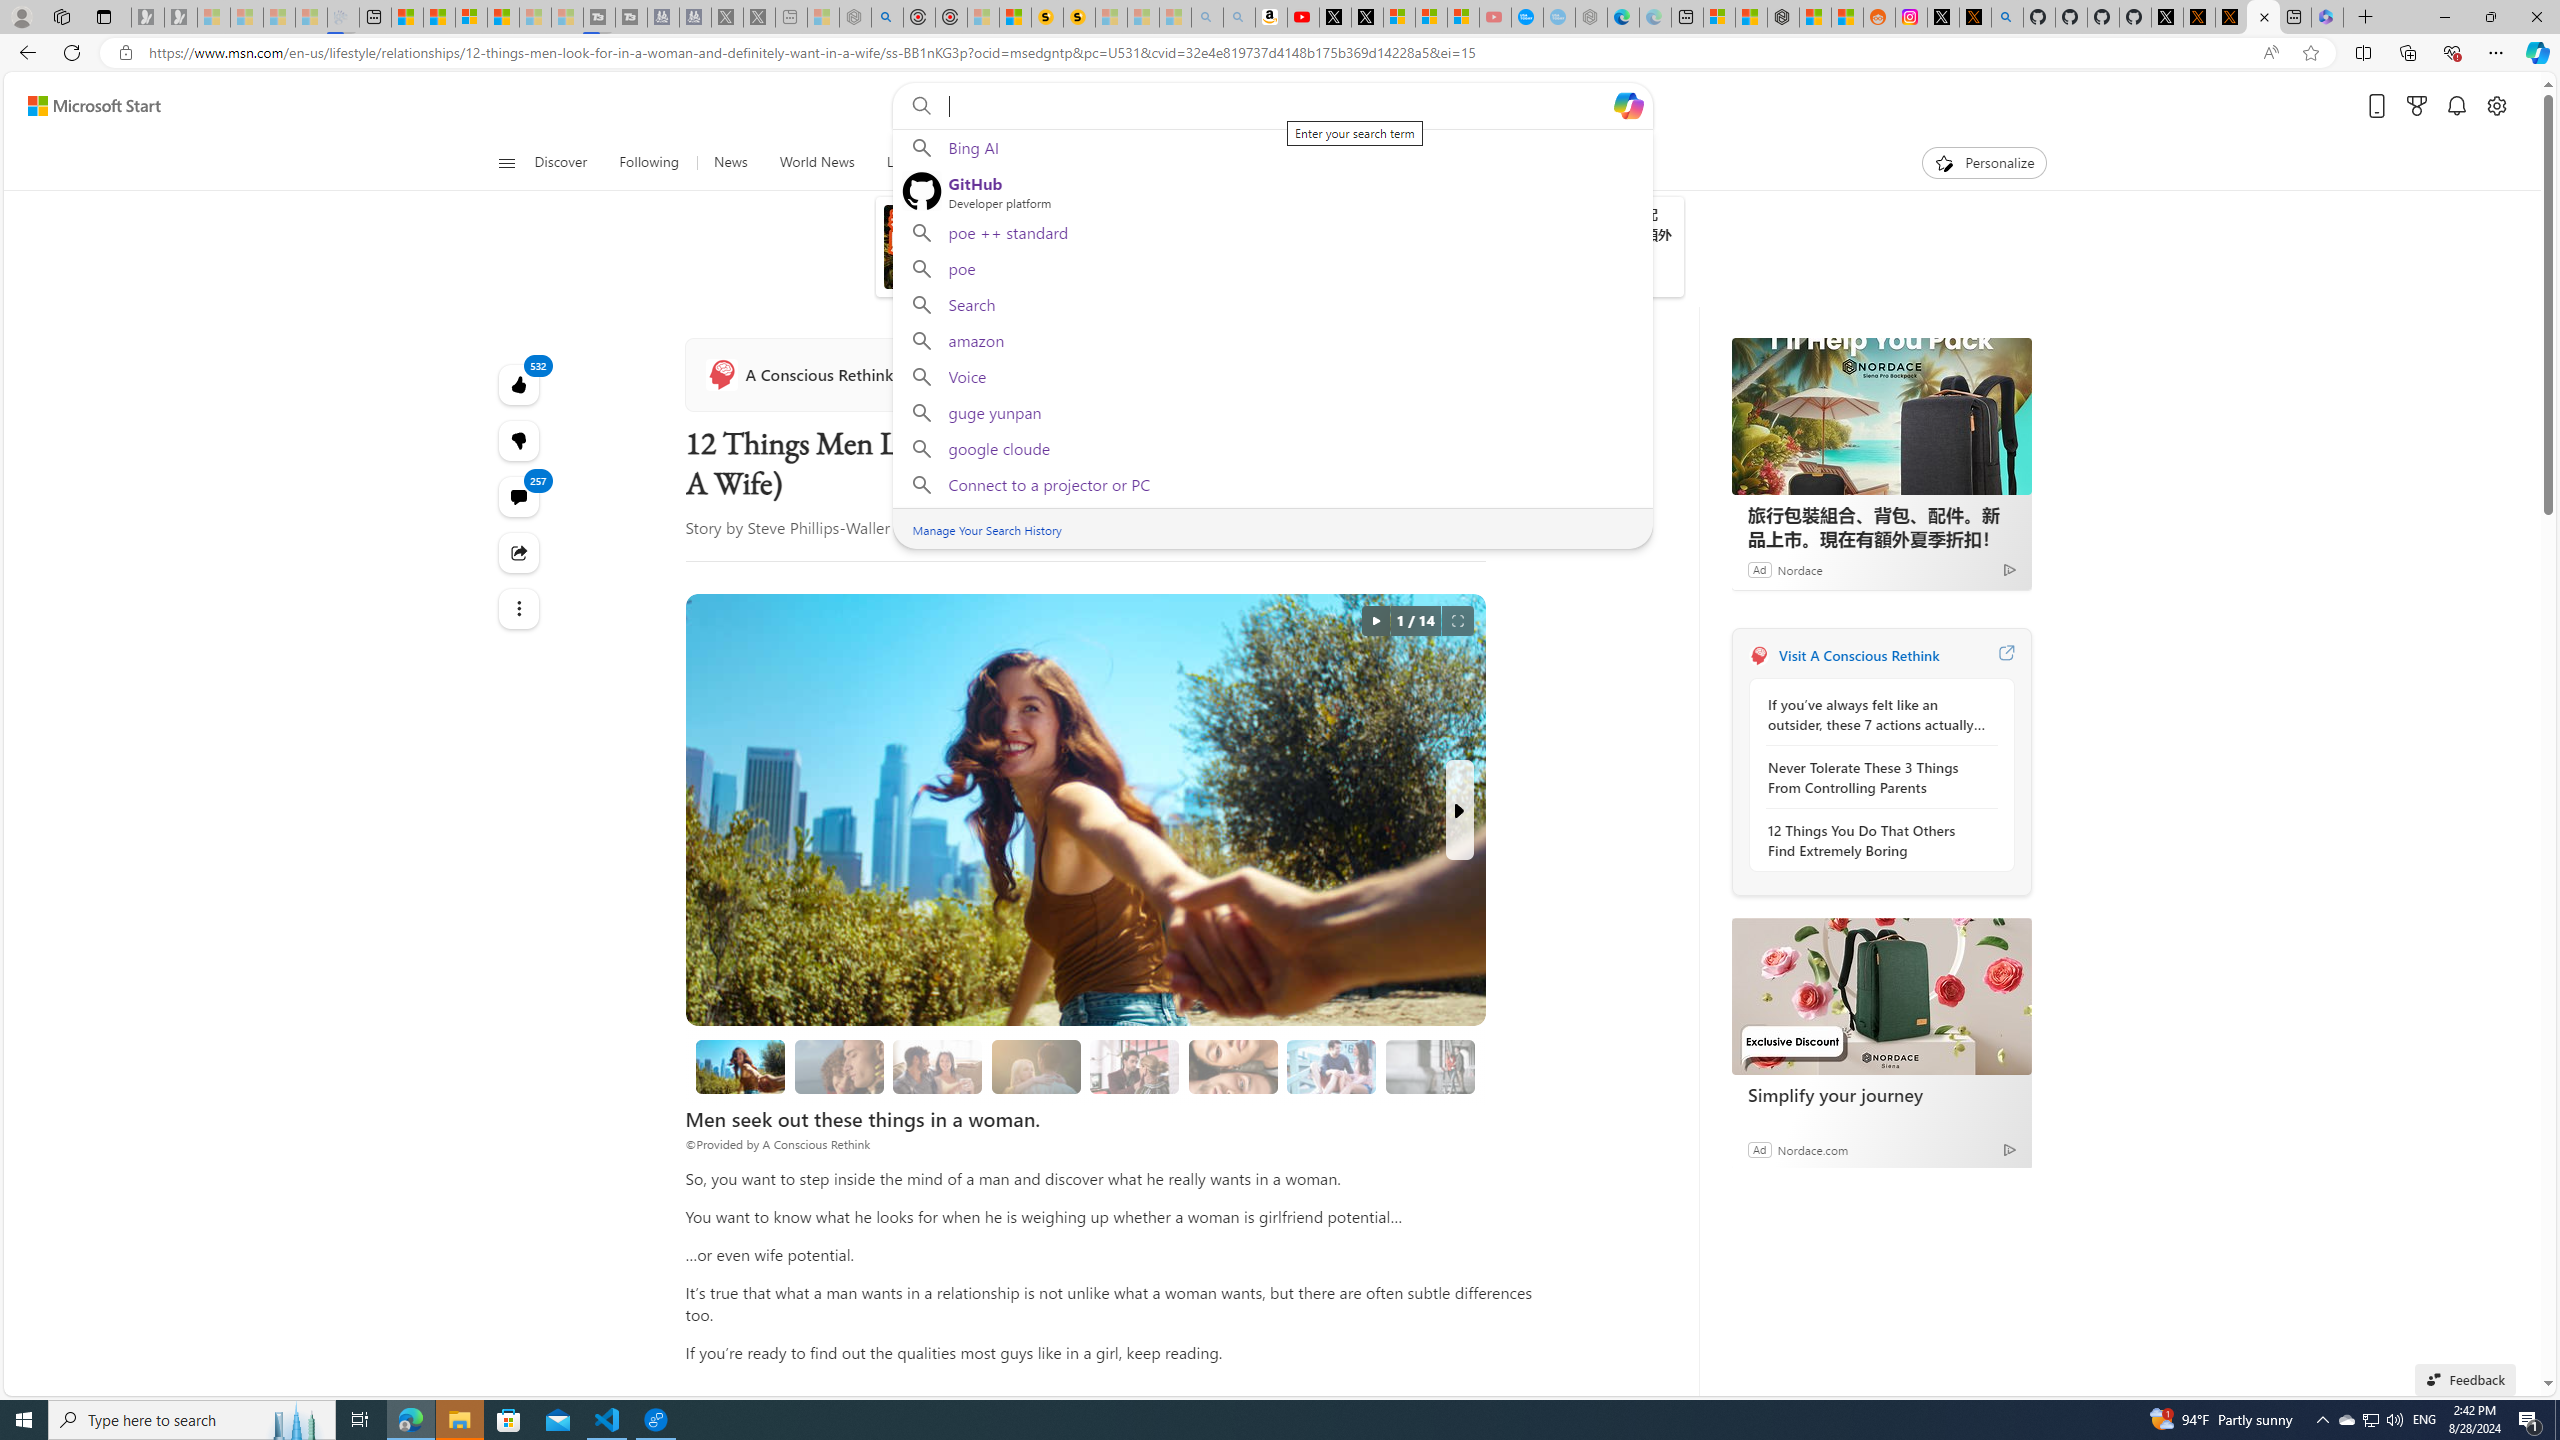 This screenshot has height=1440, width=2560. What do you see at coordinates (1526, 16) in the screenshot?
I see `'Opinion: Op-Ed and Commentary - USA TODAY'` at bounding box center [1526, 16].